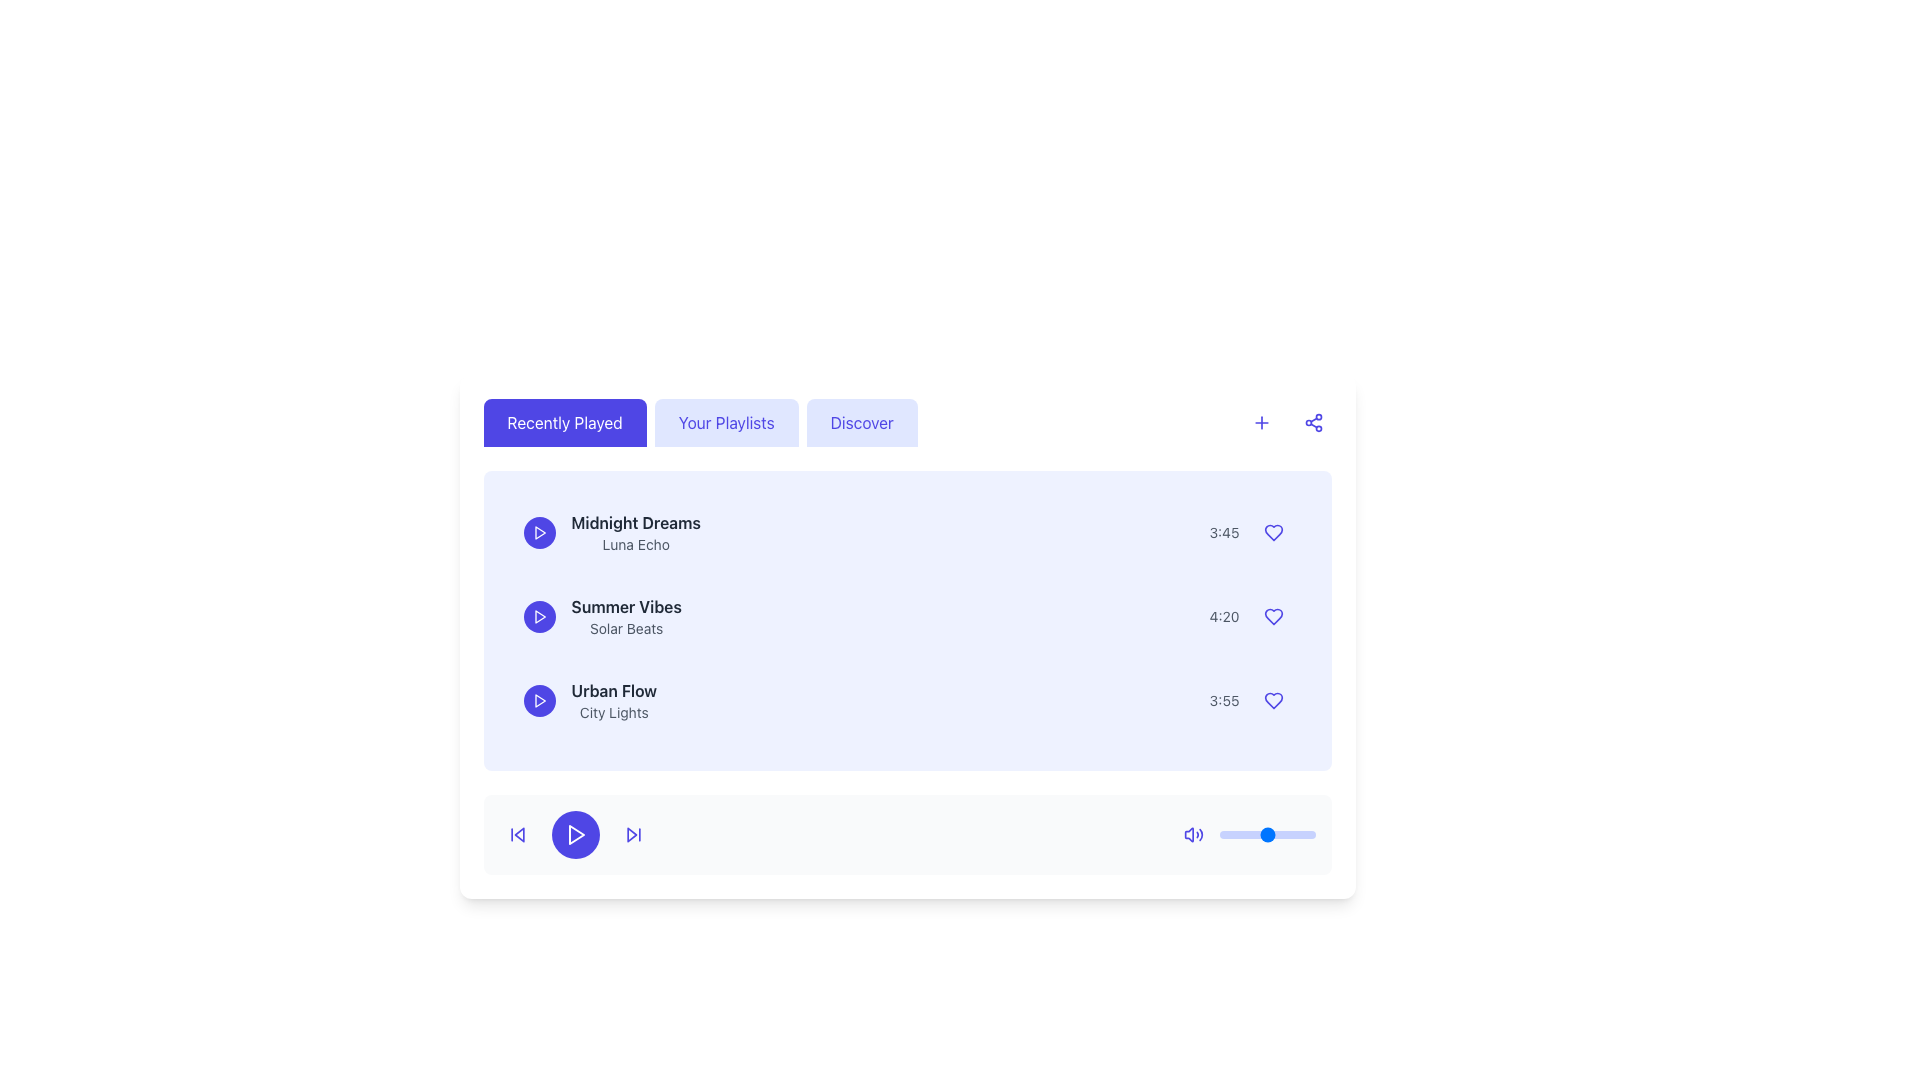  What do you see at coordinates (1296, 834) in the screenshot?
I see `the slider` at bounding box center [1296, 834].